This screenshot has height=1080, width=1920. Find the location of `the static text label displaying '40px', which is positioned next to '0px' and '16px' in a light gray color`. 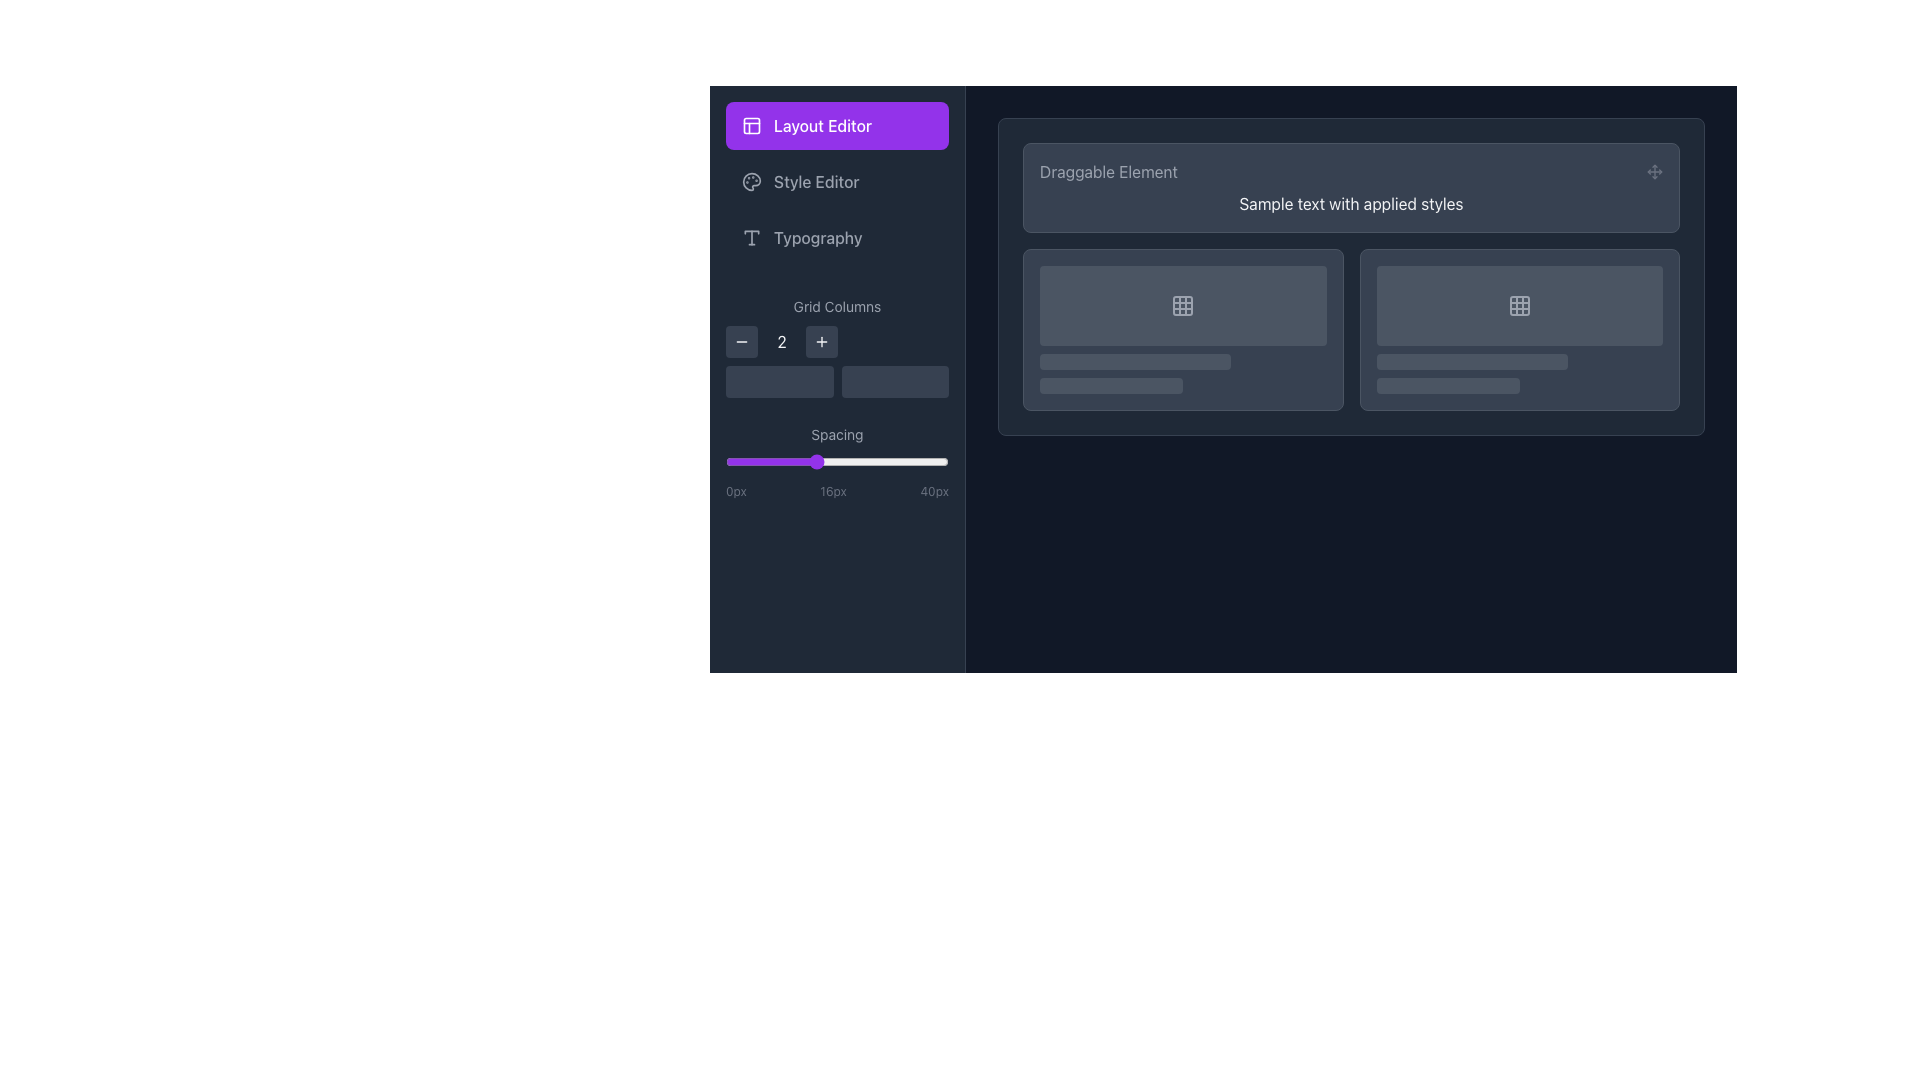

the static text label displaying '40px', which is positioned next to '0px' and '16px' in a light gray color is located at coordinates (933, 492).